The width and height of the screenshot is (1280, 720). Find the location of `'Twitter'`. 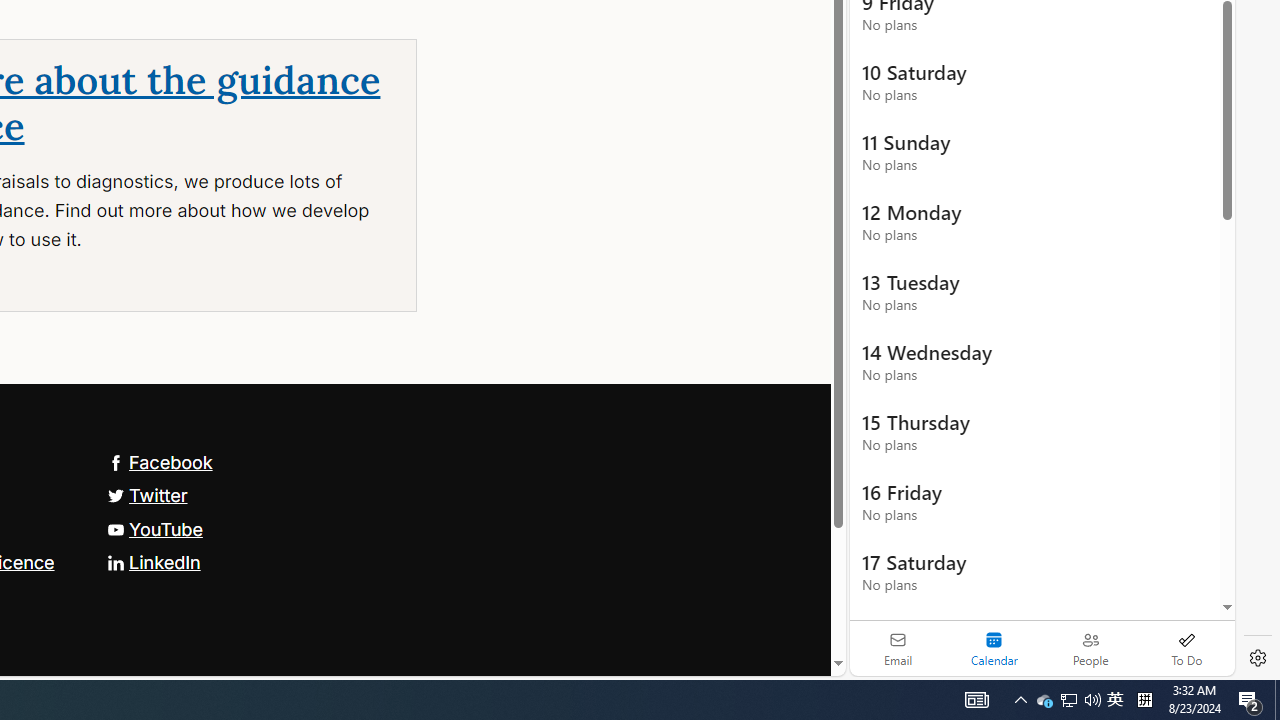

'Twitter' is located at coordinates (146, 495).